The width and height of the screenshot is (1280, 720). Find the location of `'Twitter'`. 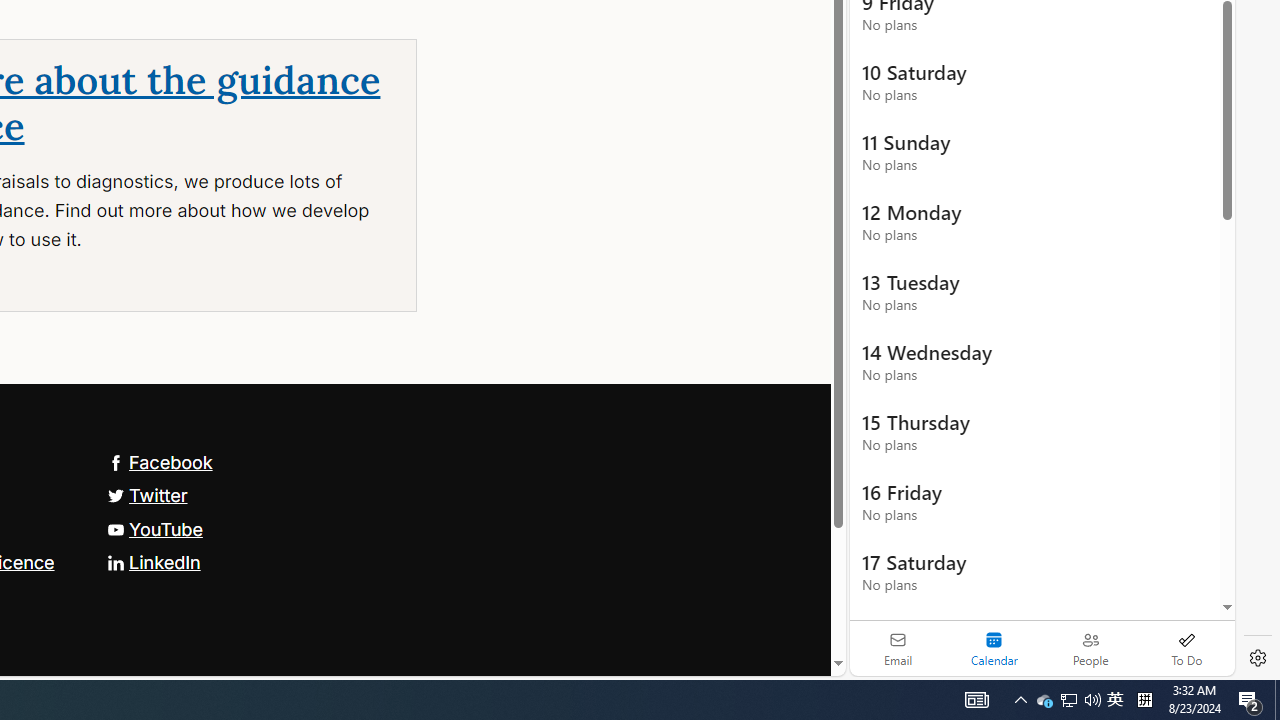

'Twitter' is located at coordinates (146, 495).